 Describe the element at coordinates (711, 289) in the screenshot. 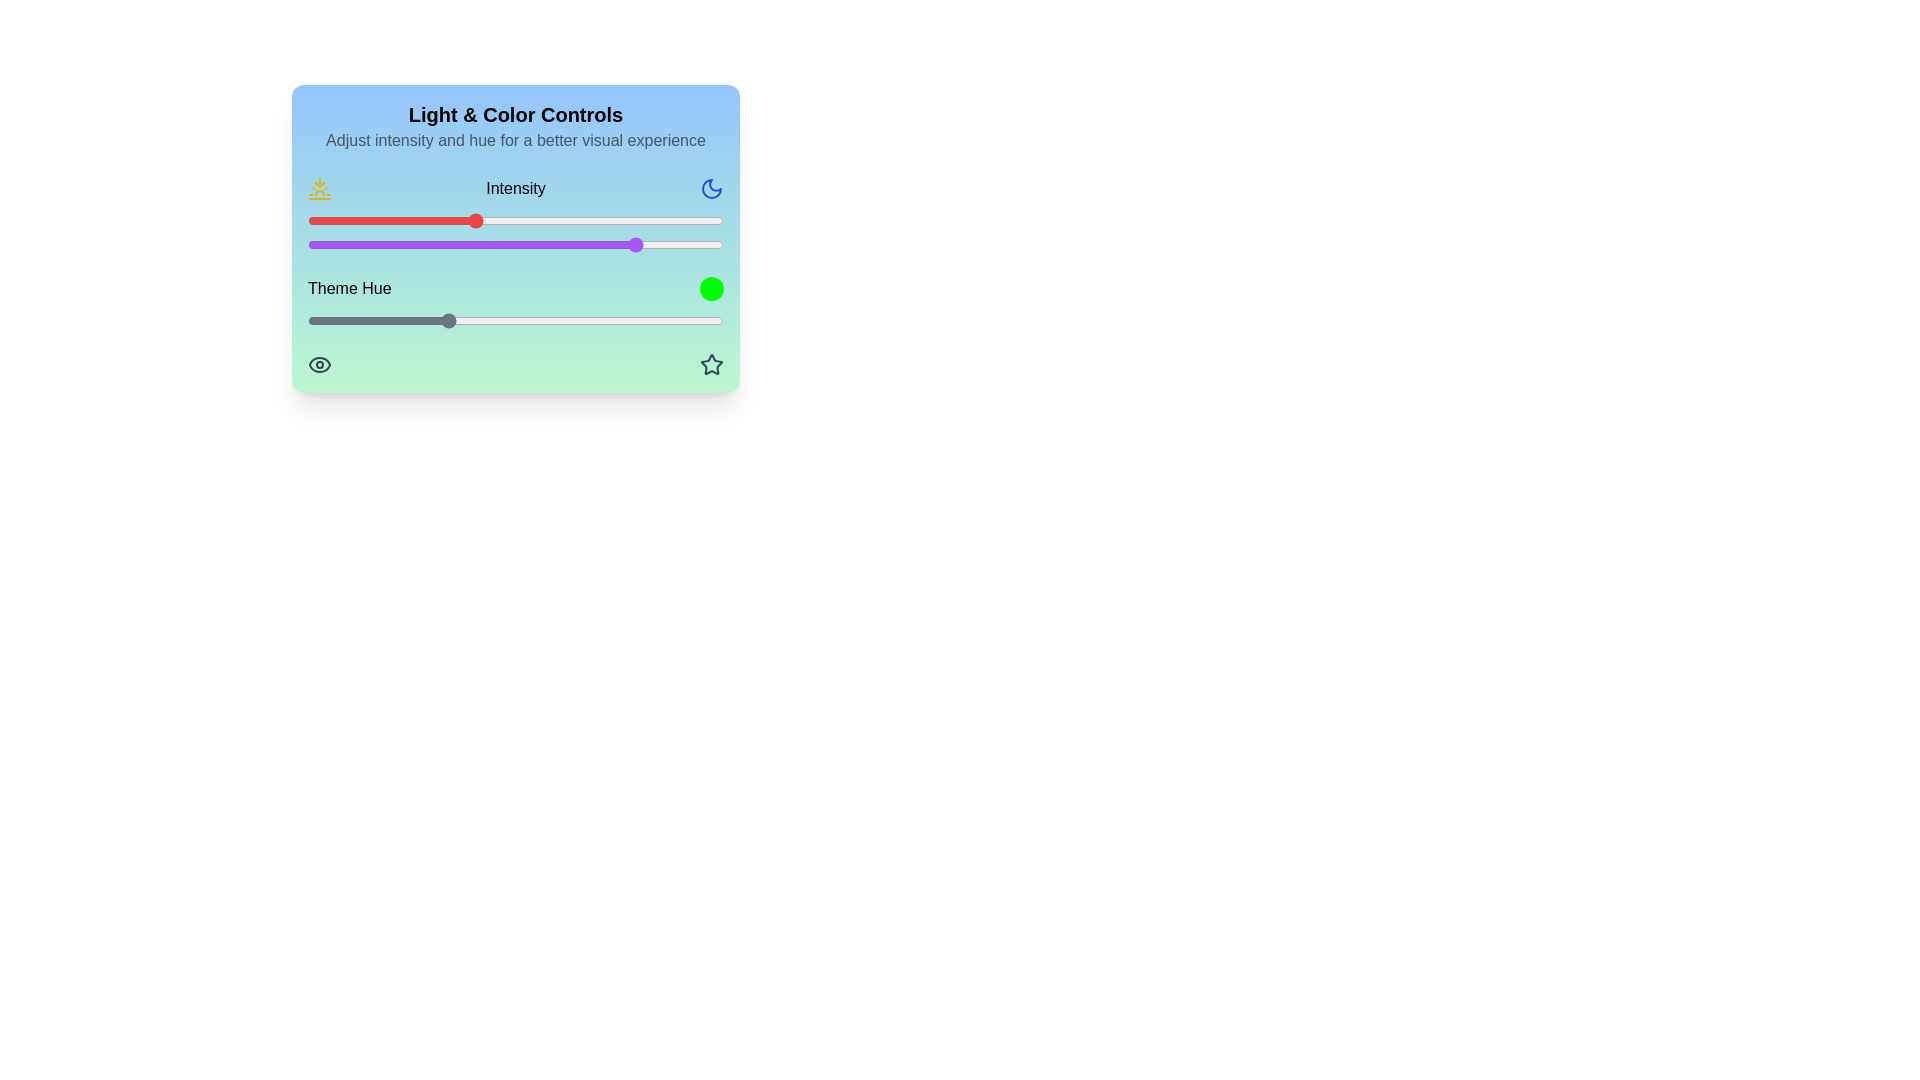

I see `the small circular vivid green Indicator or modifier icon located on the right side of the 'Theme Hue' section` at that location.